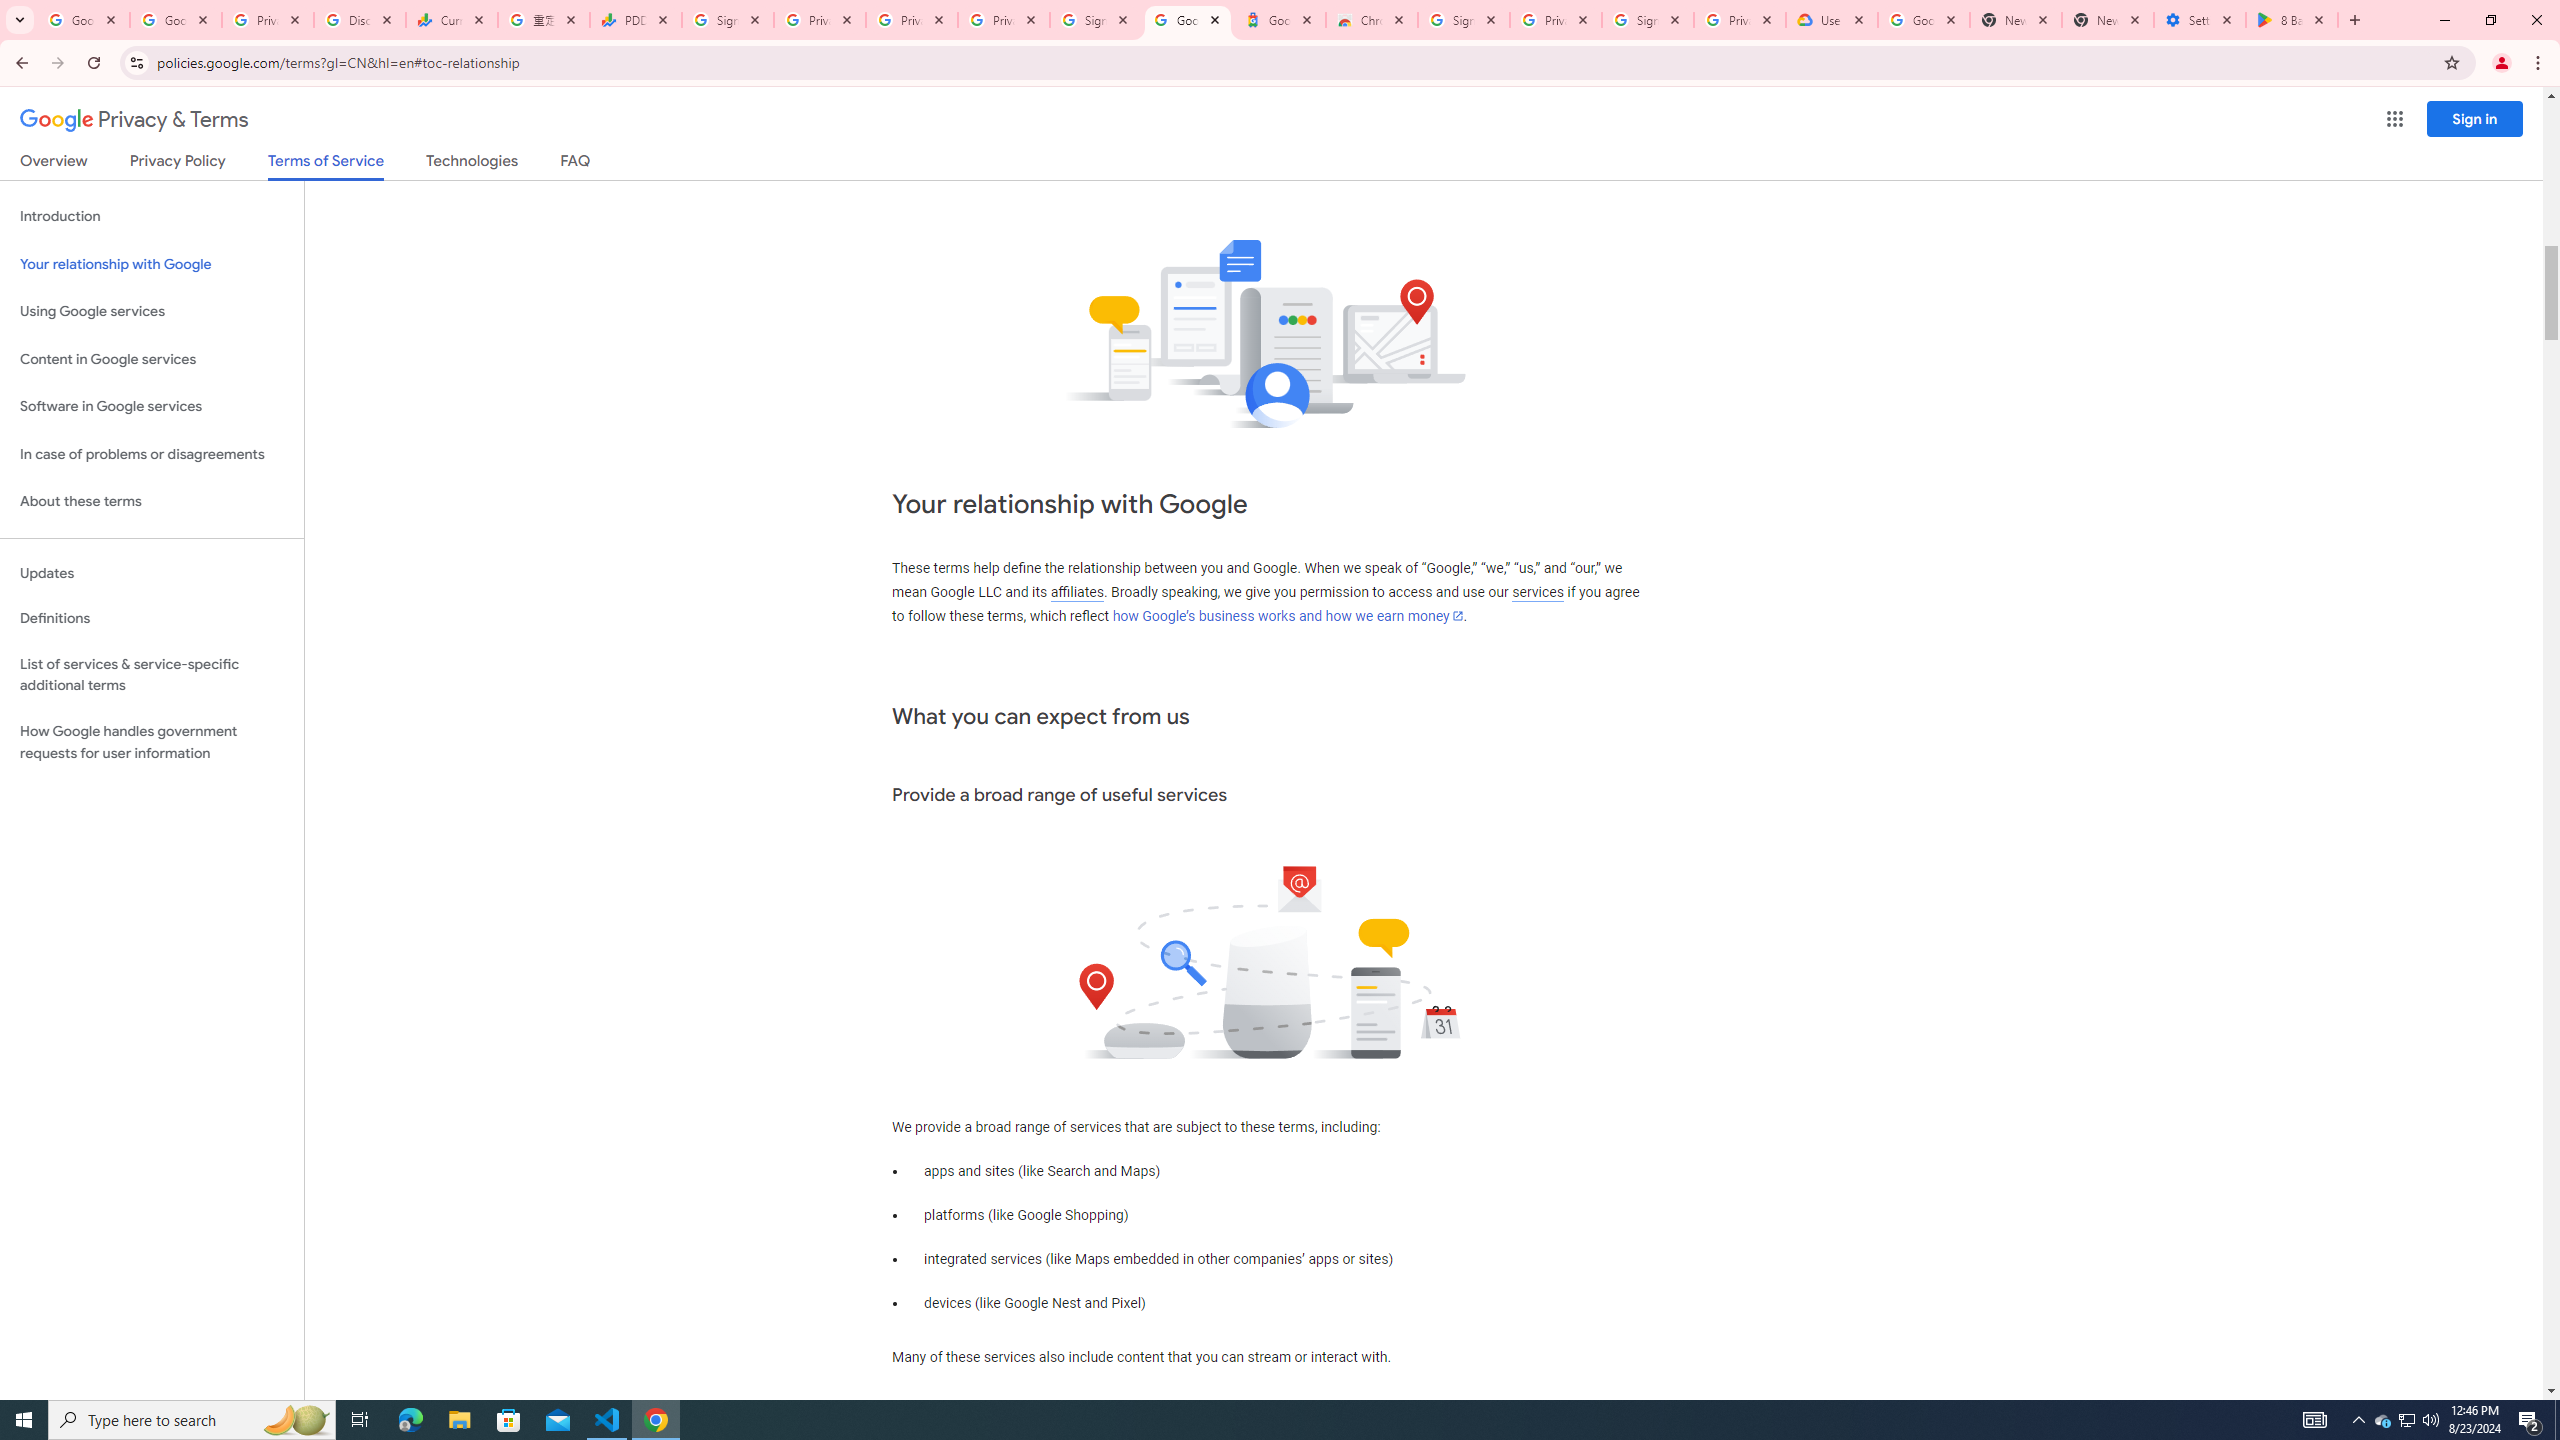  Describe the element at coordinates (82, 19) in the screenshot. I see `'Google Workspace Admin Community'` at that location.